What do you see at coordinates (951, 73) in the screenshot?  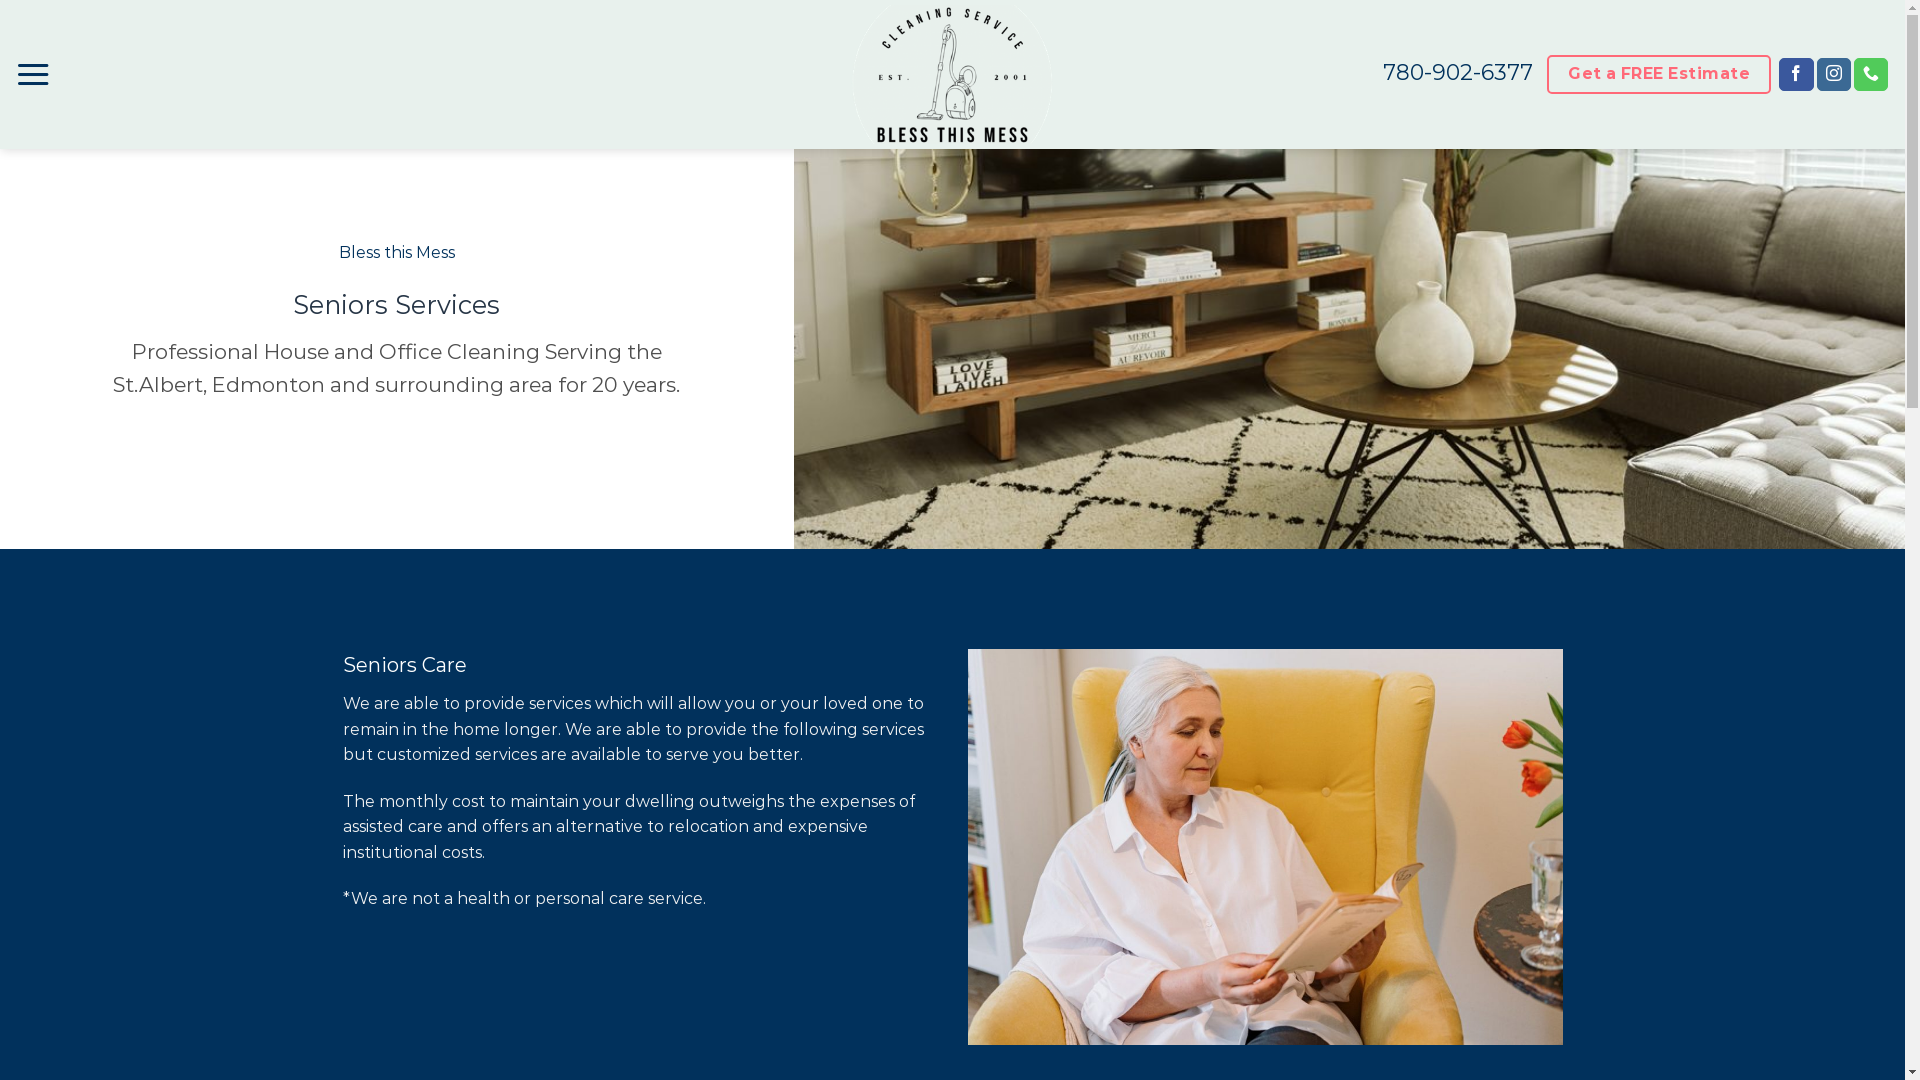 I see `'Bless This Mess - Committed to Professional Cleaning'` at bounding box center [951, 73].